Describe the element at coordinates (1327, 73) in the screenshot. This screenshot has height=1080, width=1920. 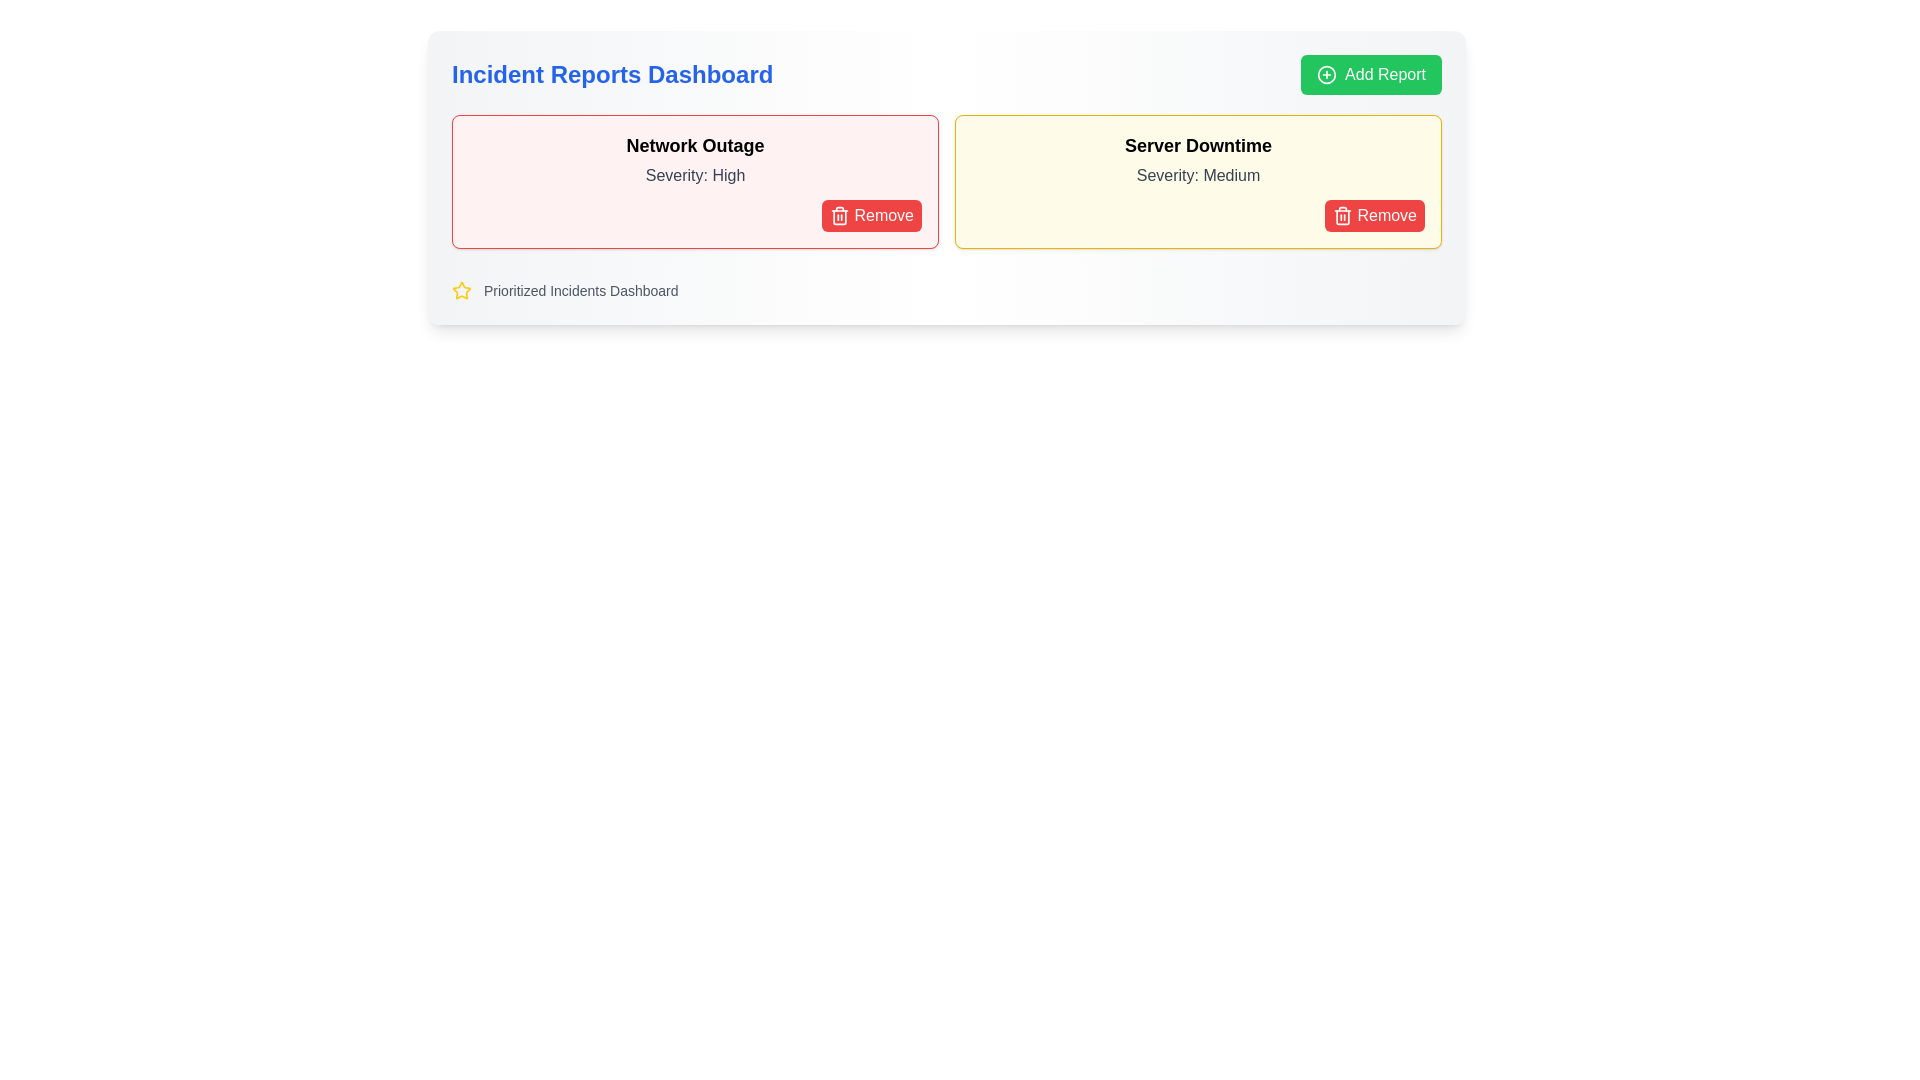
I see `the green circular icon with a plus sign located inside the 'Add Report' button in the top-right corner of the display` at that location.